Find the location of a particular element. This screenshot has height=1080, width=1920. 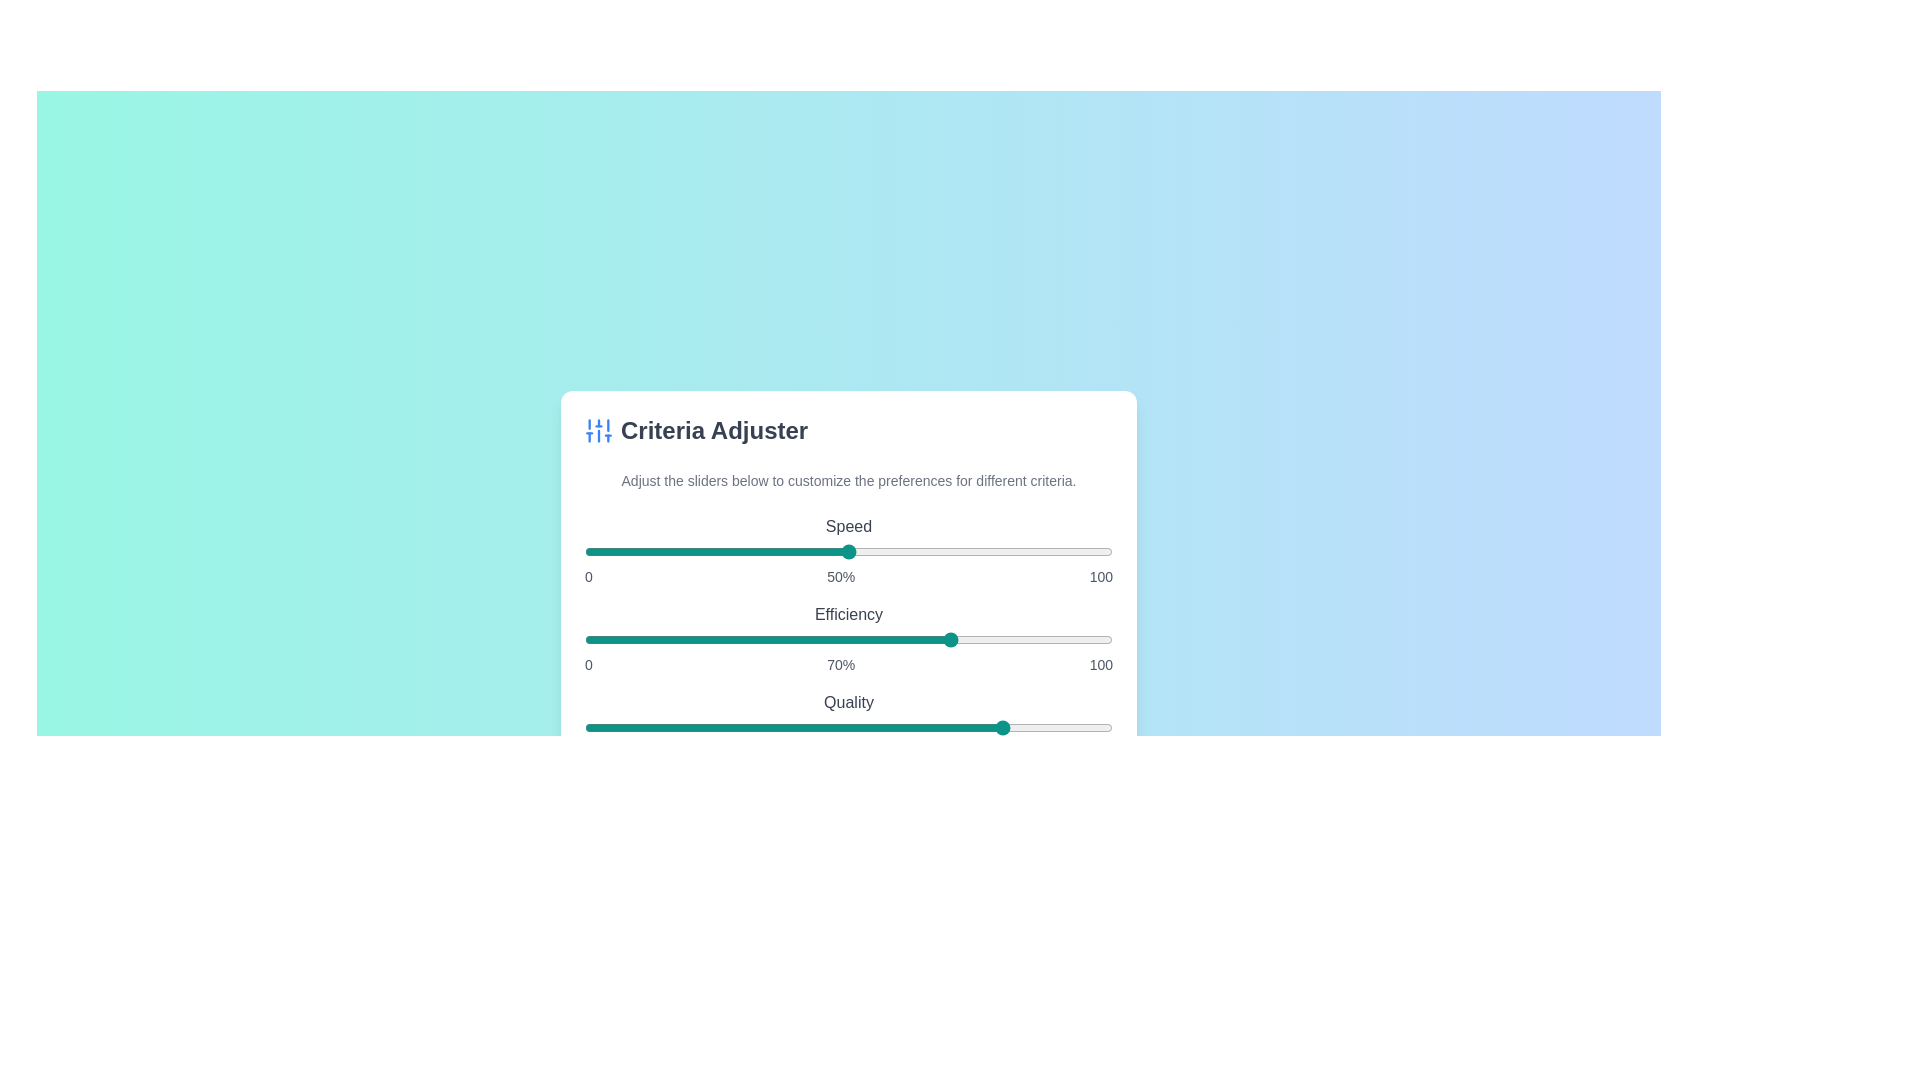

the 'Quality' slider to set its value to 34 is located at coordinates (763, 728).